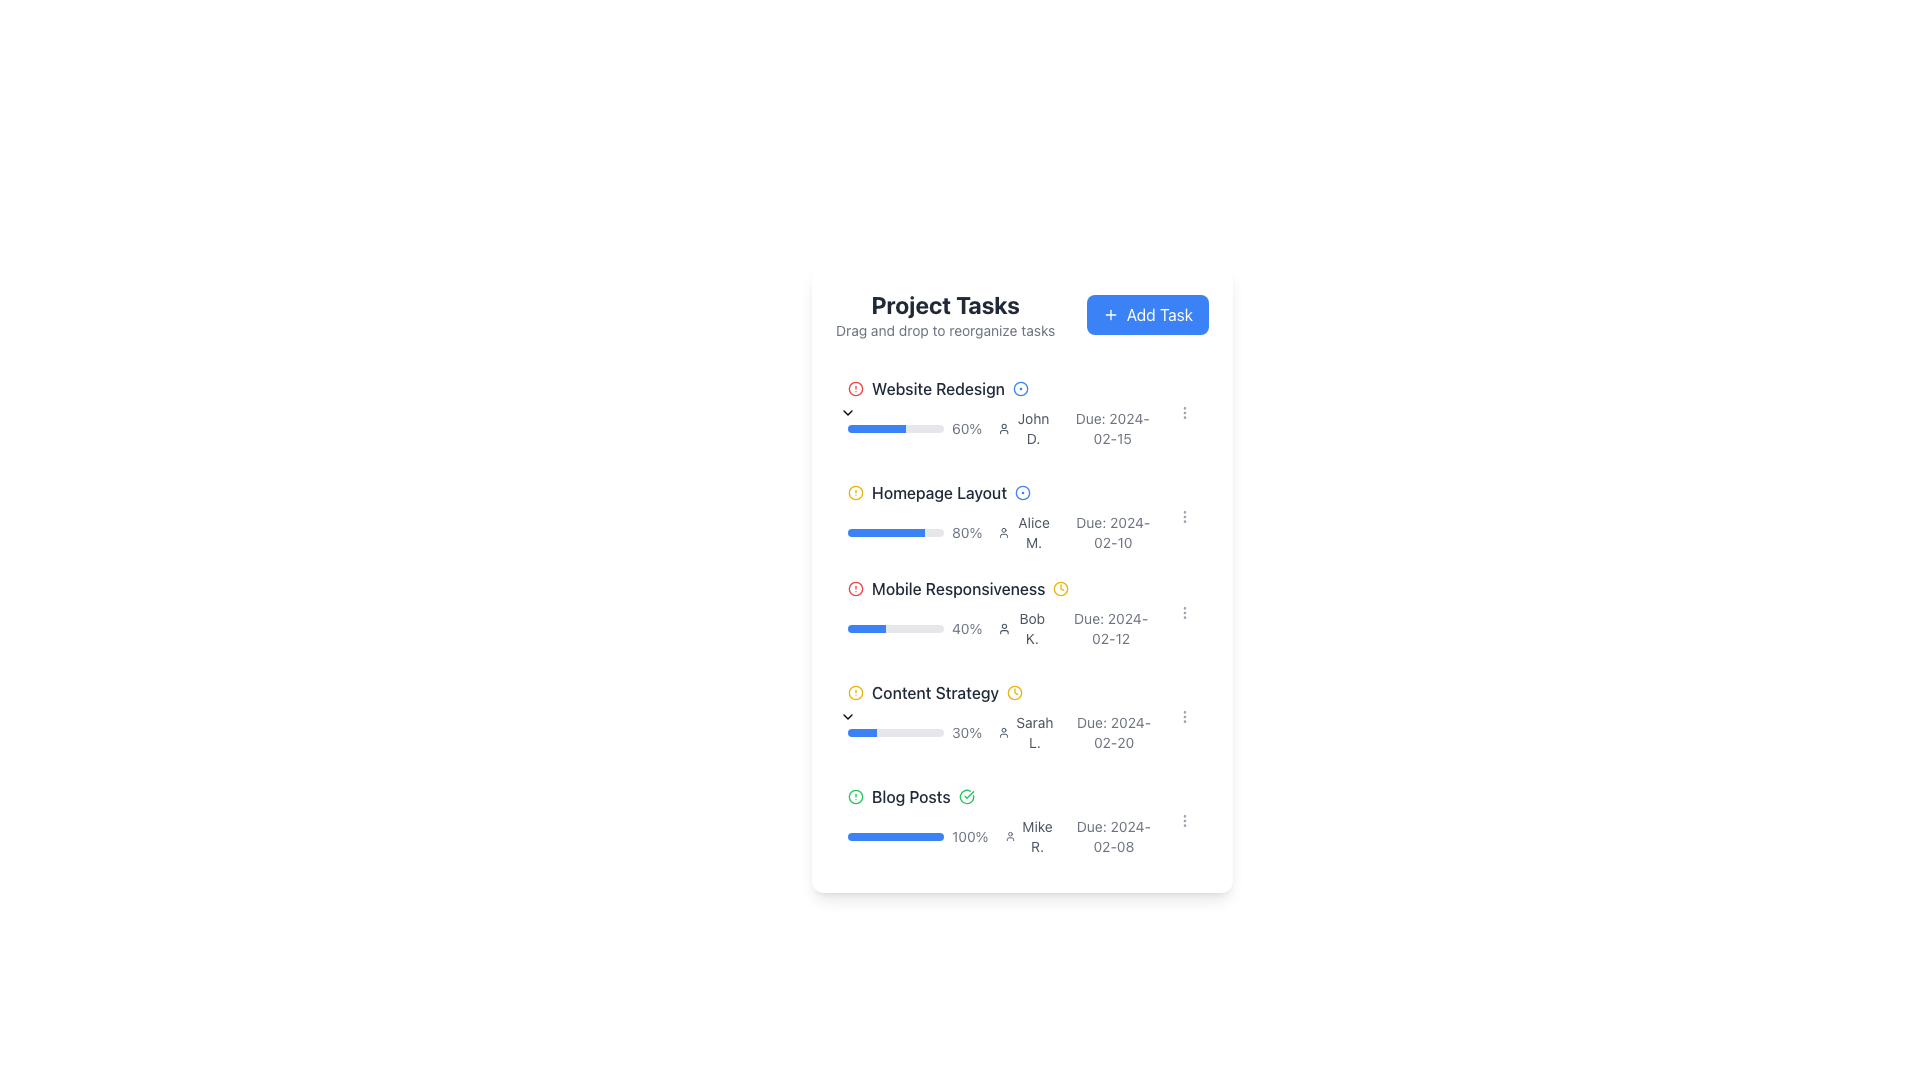 The height and width of the screenshot is (1080, 1920). What do you see at coordinates (970, 837) in the screenshot?
I see `text content of the percentage indicator displaying '100%' located at the end of the horizontal progress bar for the task 'Blog Posts'` at bounding box center [970, 837].